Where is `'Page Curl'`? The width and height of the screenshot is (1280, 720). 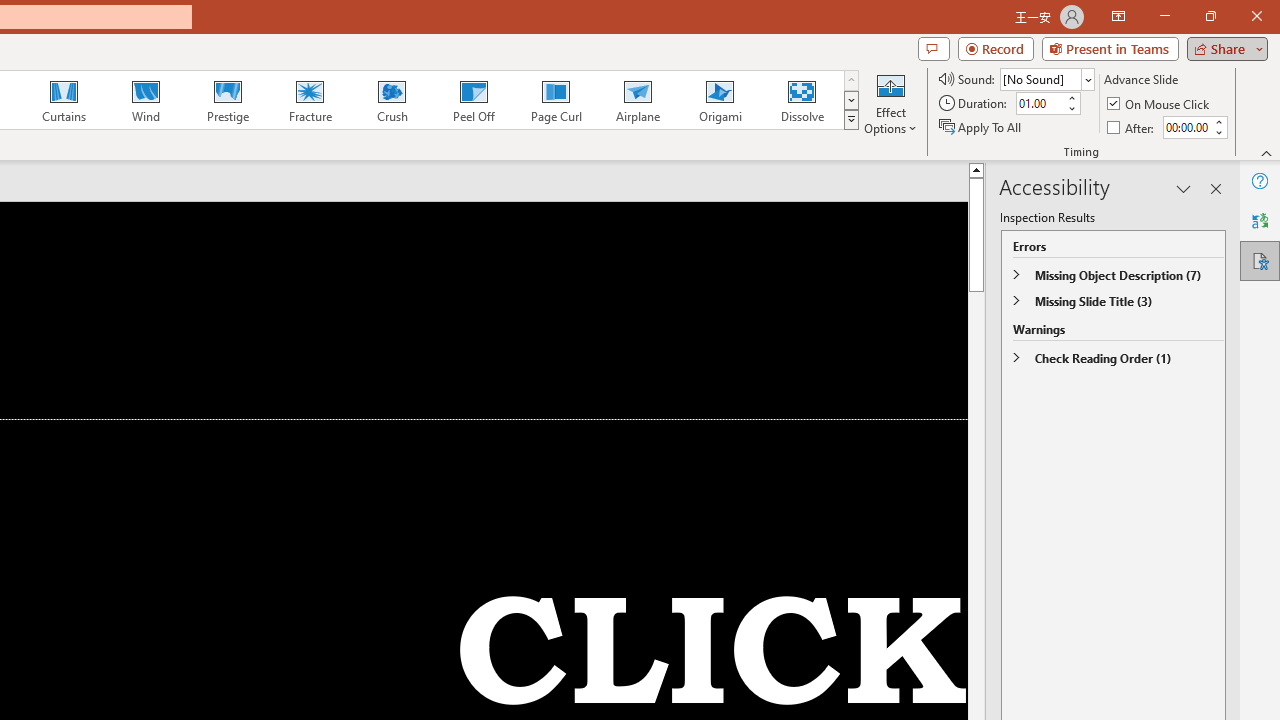 'Page Curl' is located at coordinates (555, 100).